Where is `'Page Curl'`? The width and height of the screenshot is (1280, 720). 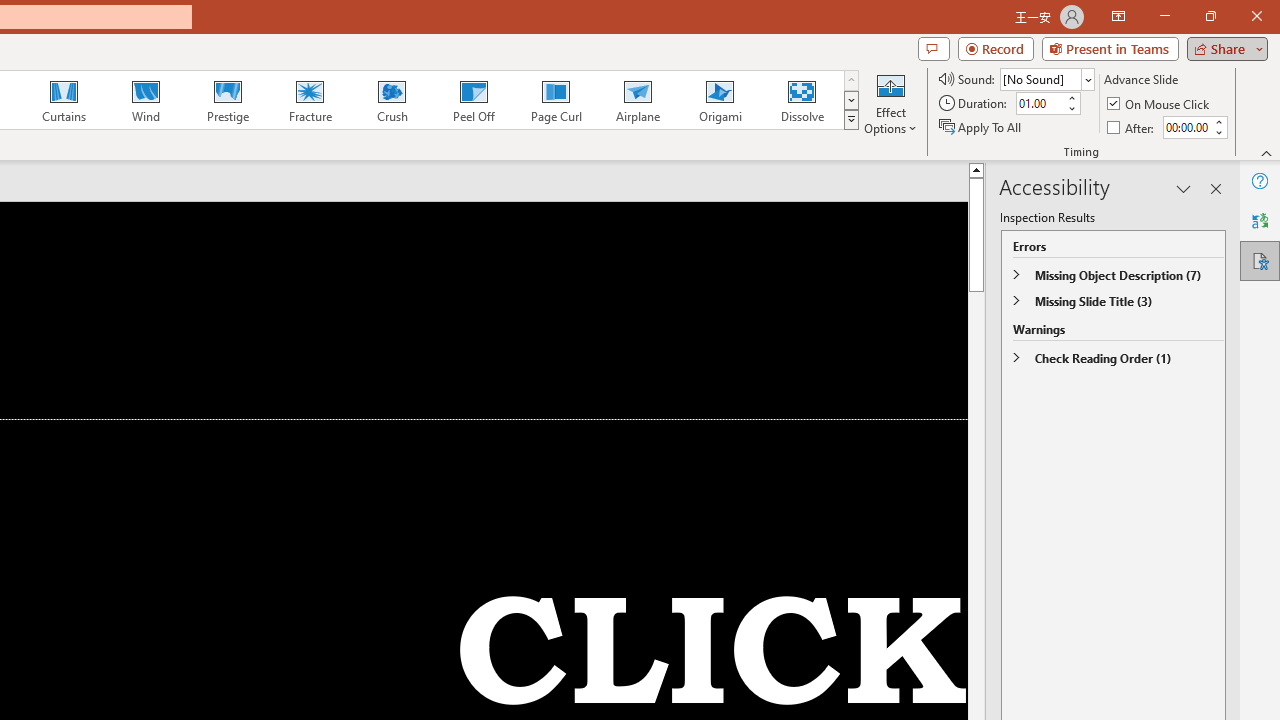 'Page Curl' is located at coordinates (555, 100).